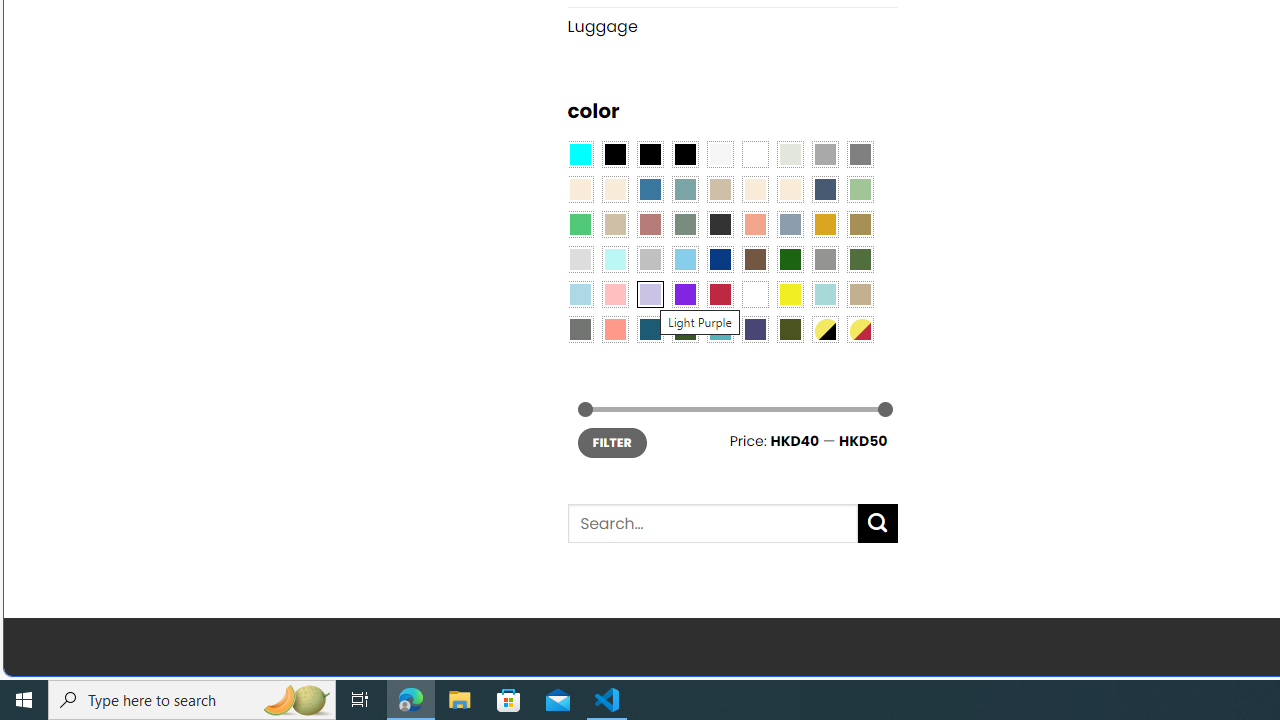 Image resolution: width=1280 pixels, height=720 pixels. I want to click on 'Brown', so click(754, 258).